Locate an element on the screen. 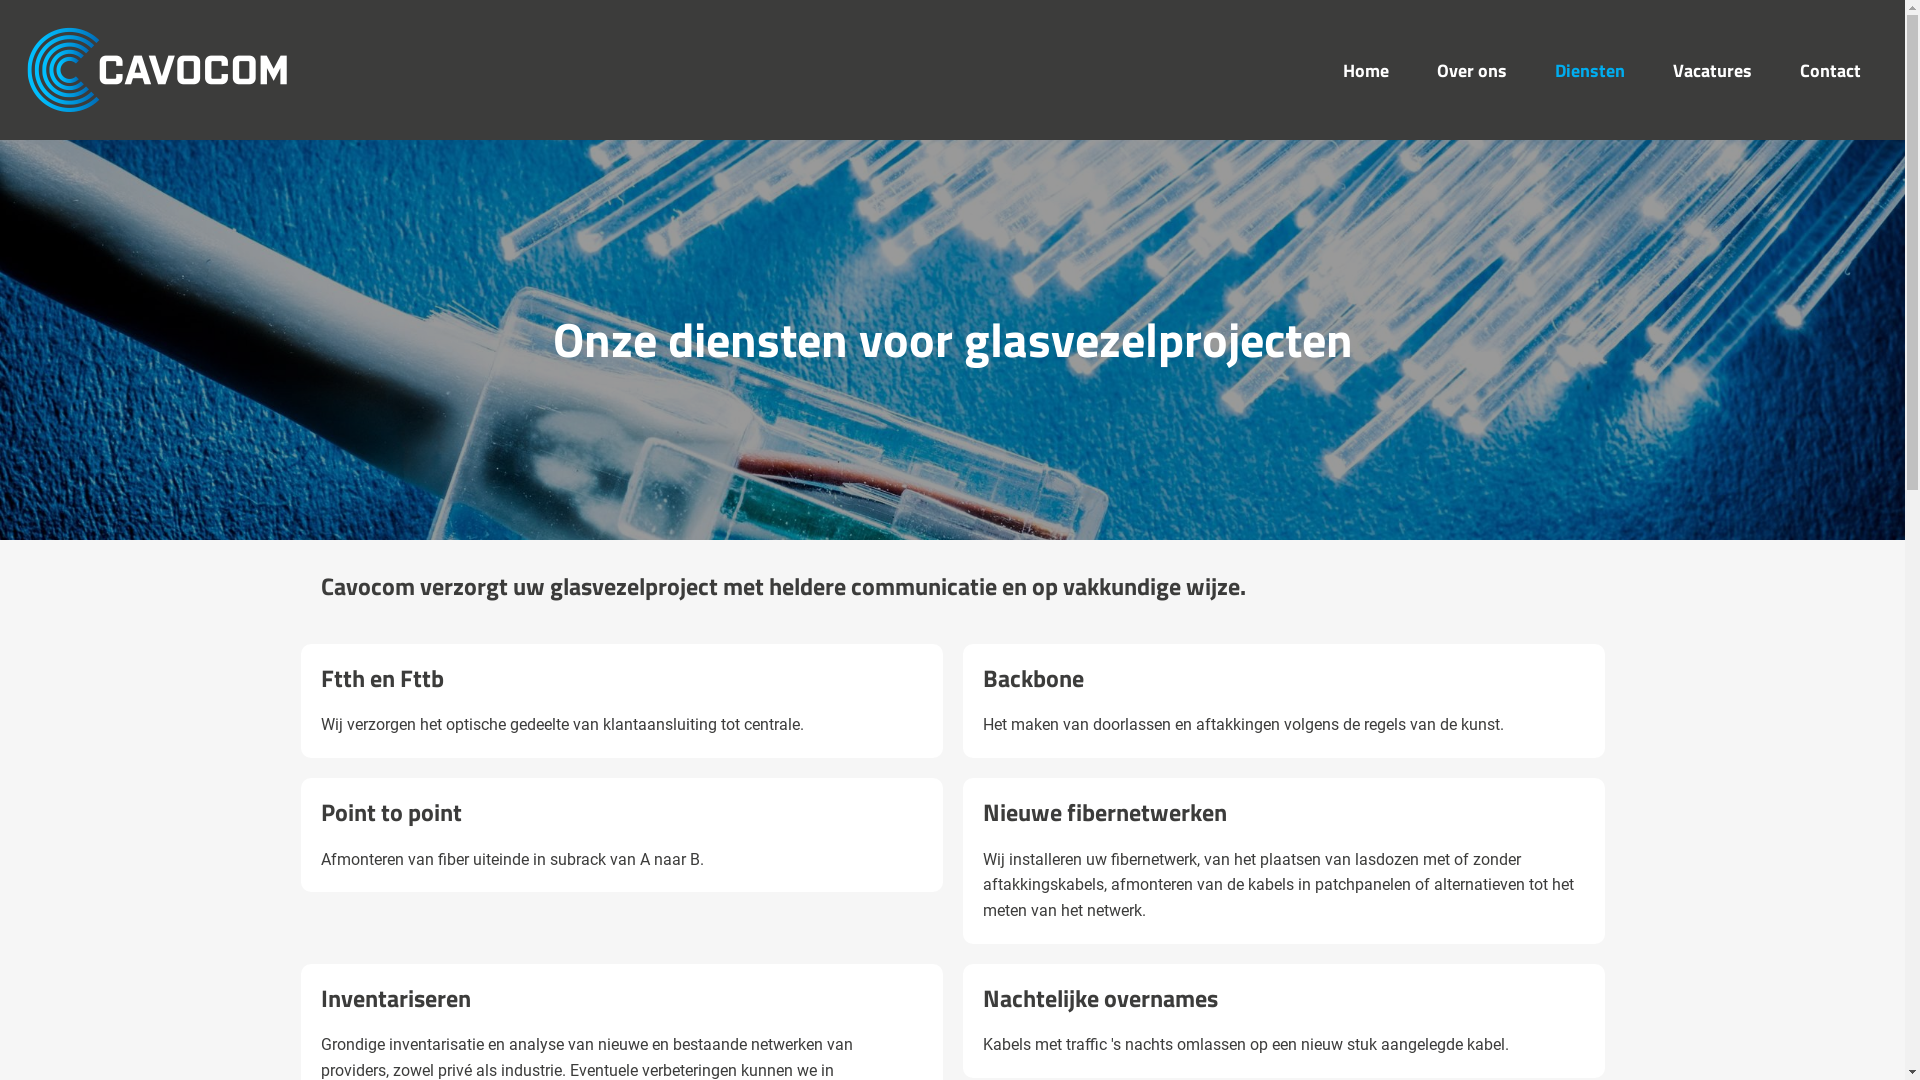 This screenshot has width=1920, height=1080. 'Over ons' is located at coordinates (1472, 68).